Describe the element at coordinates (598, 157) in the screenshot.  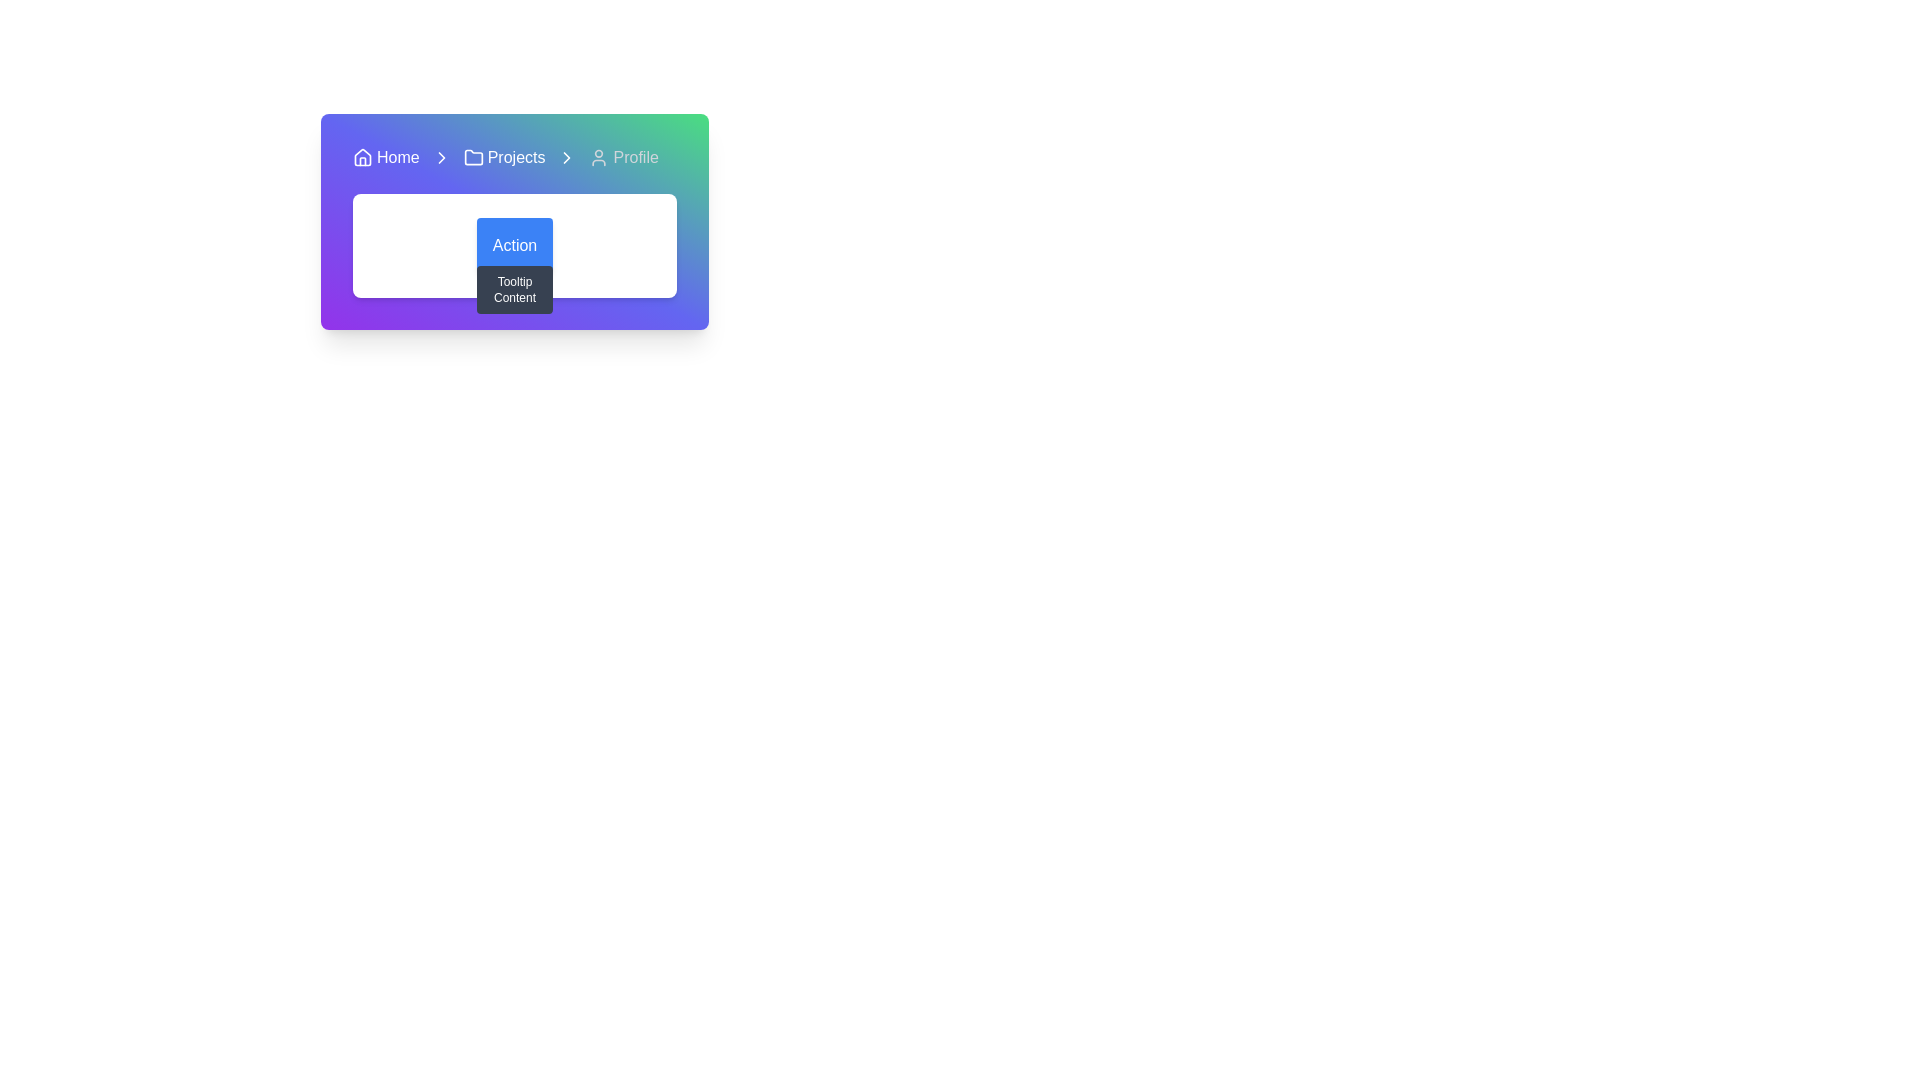
I see `the user-profile icon located in the navigation bar next to the 'Profile' label` at that location.